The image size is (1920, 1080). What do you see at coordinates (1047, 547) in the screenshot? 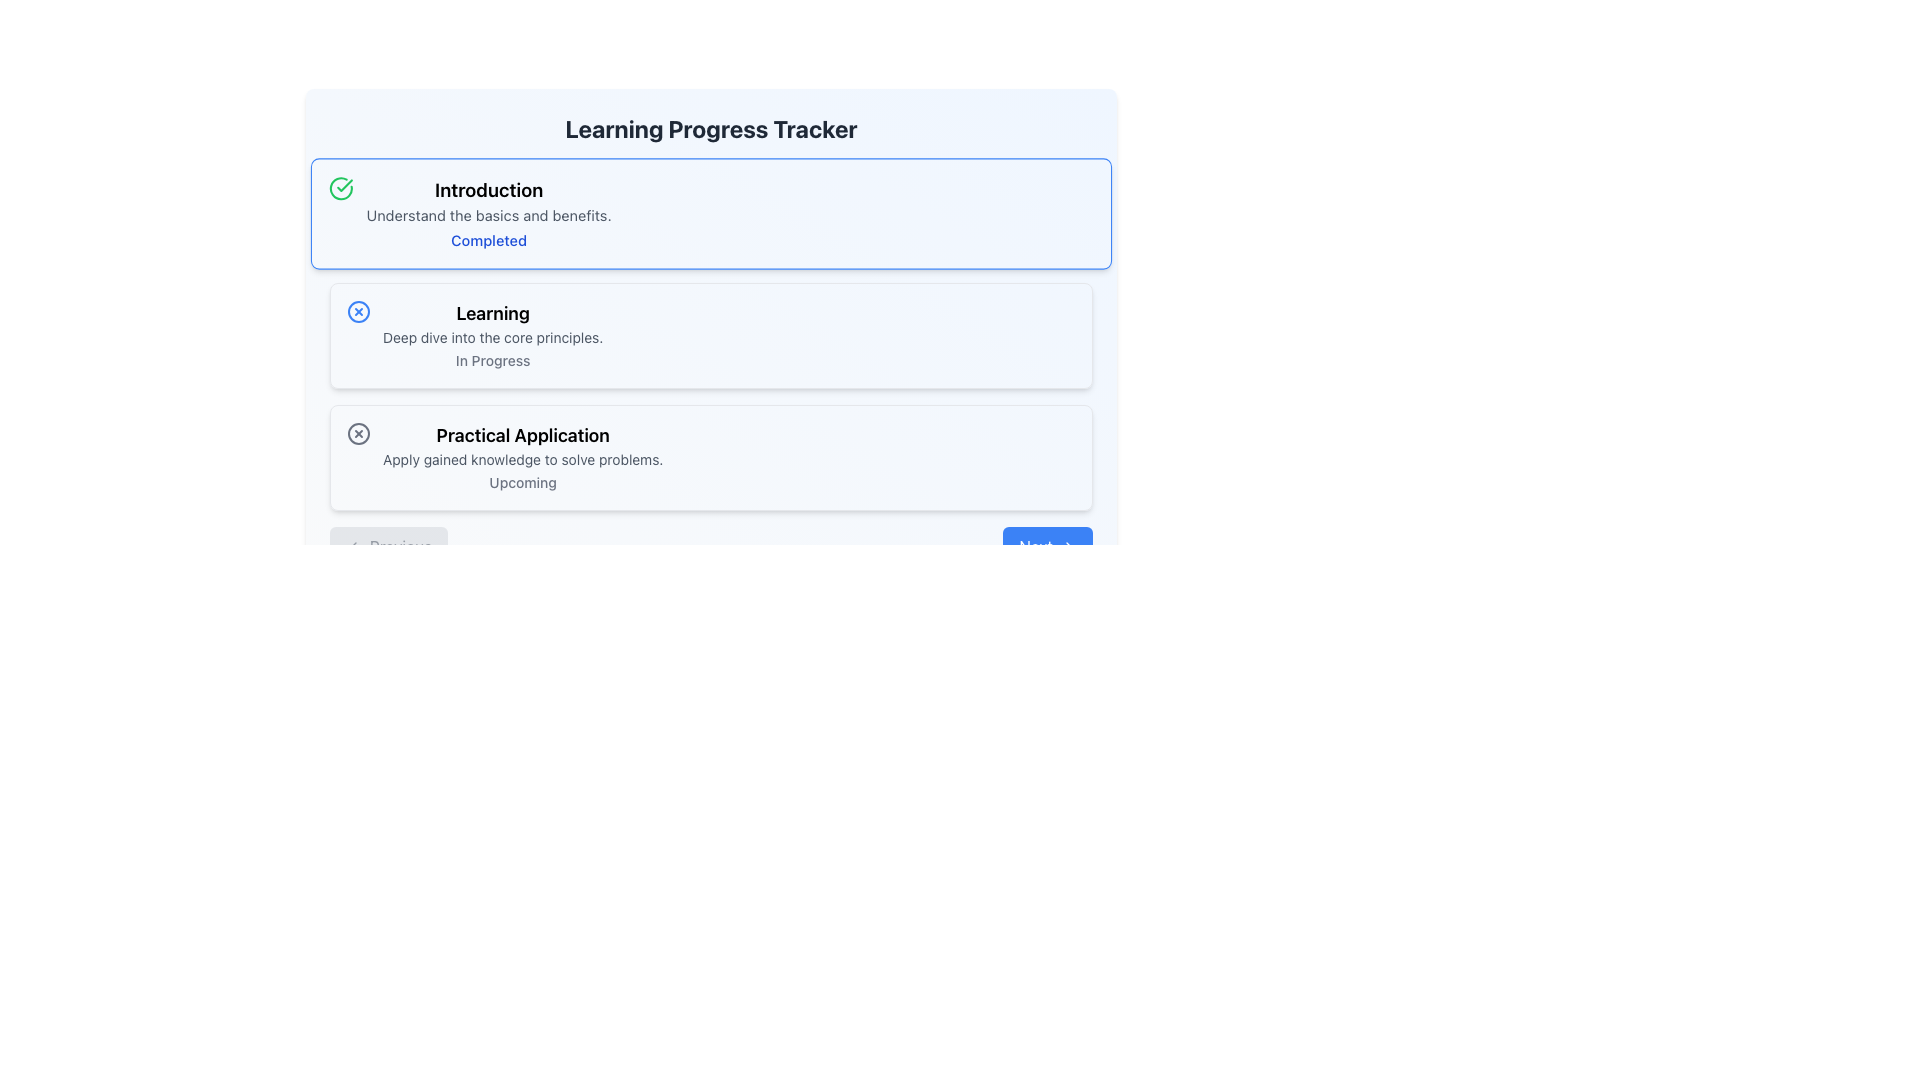
I see `the rectangular blue button labeled 'Next' with white text and a rightward chevron icon` at bounding box center [1047, 547].